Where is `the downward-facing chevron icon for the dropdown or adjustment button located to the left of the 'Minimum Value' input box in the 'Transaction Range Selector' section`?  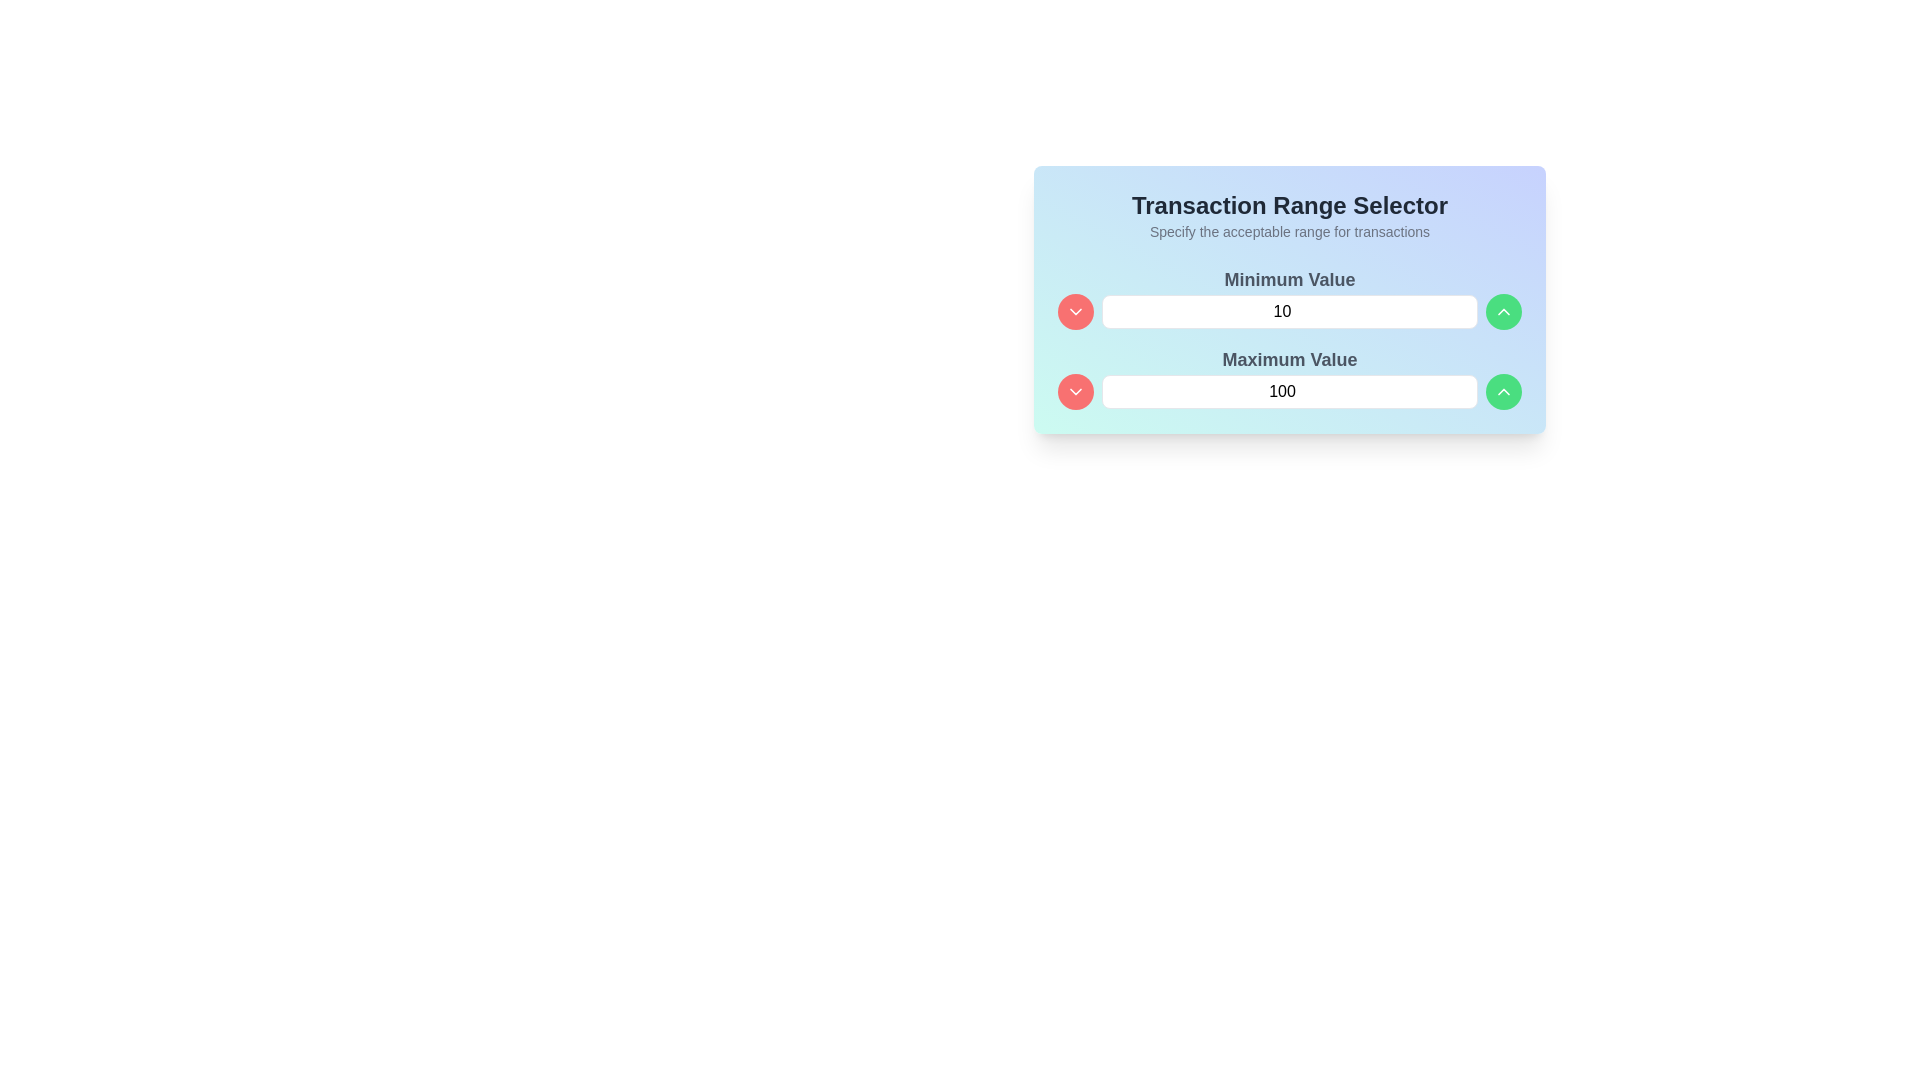
the downward-facing chevron icon for the dropdown or adjustment button located to the left of the 'Minimum Value' input box in the 'Transaction Range Selector' section is located at coordinates (1074, 392).